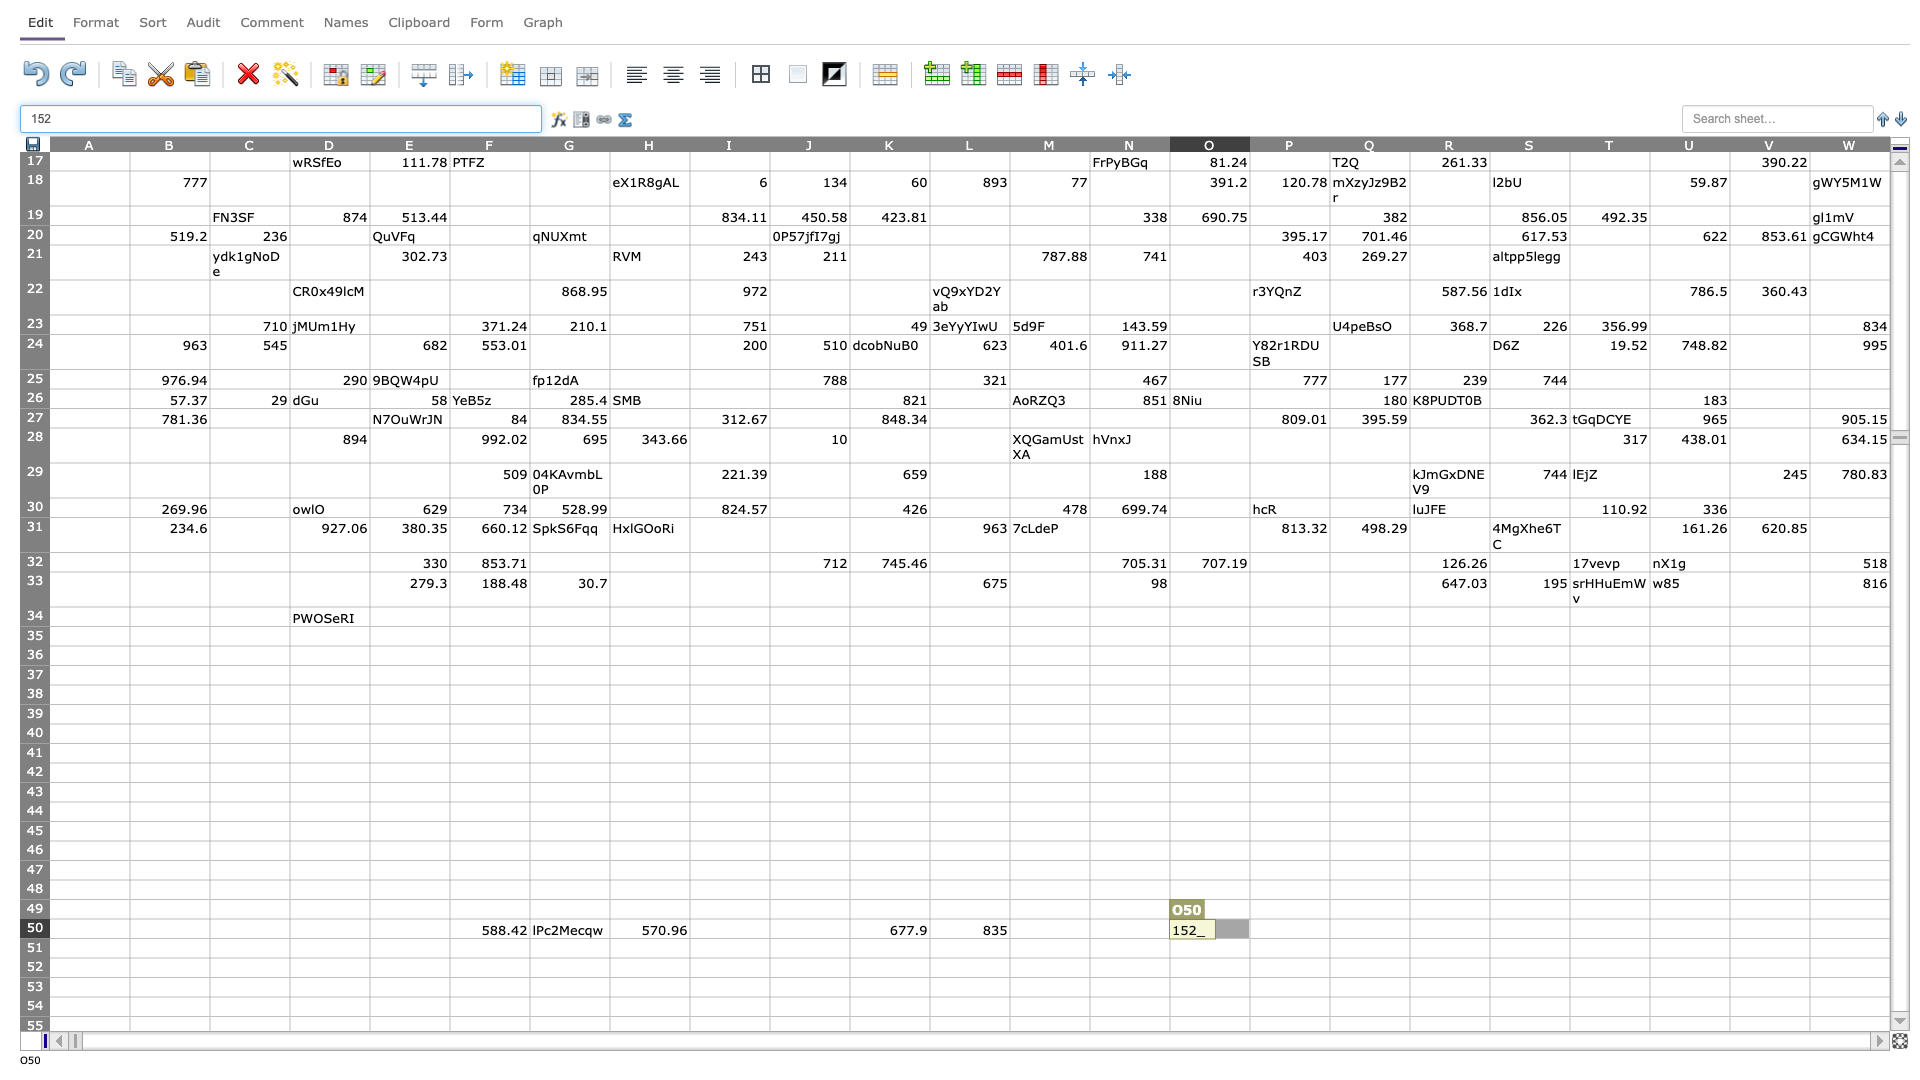 The width and height of the screenshot is (1920, 1080). I want to click on top left corner of cell R50, so click(1409, 918).